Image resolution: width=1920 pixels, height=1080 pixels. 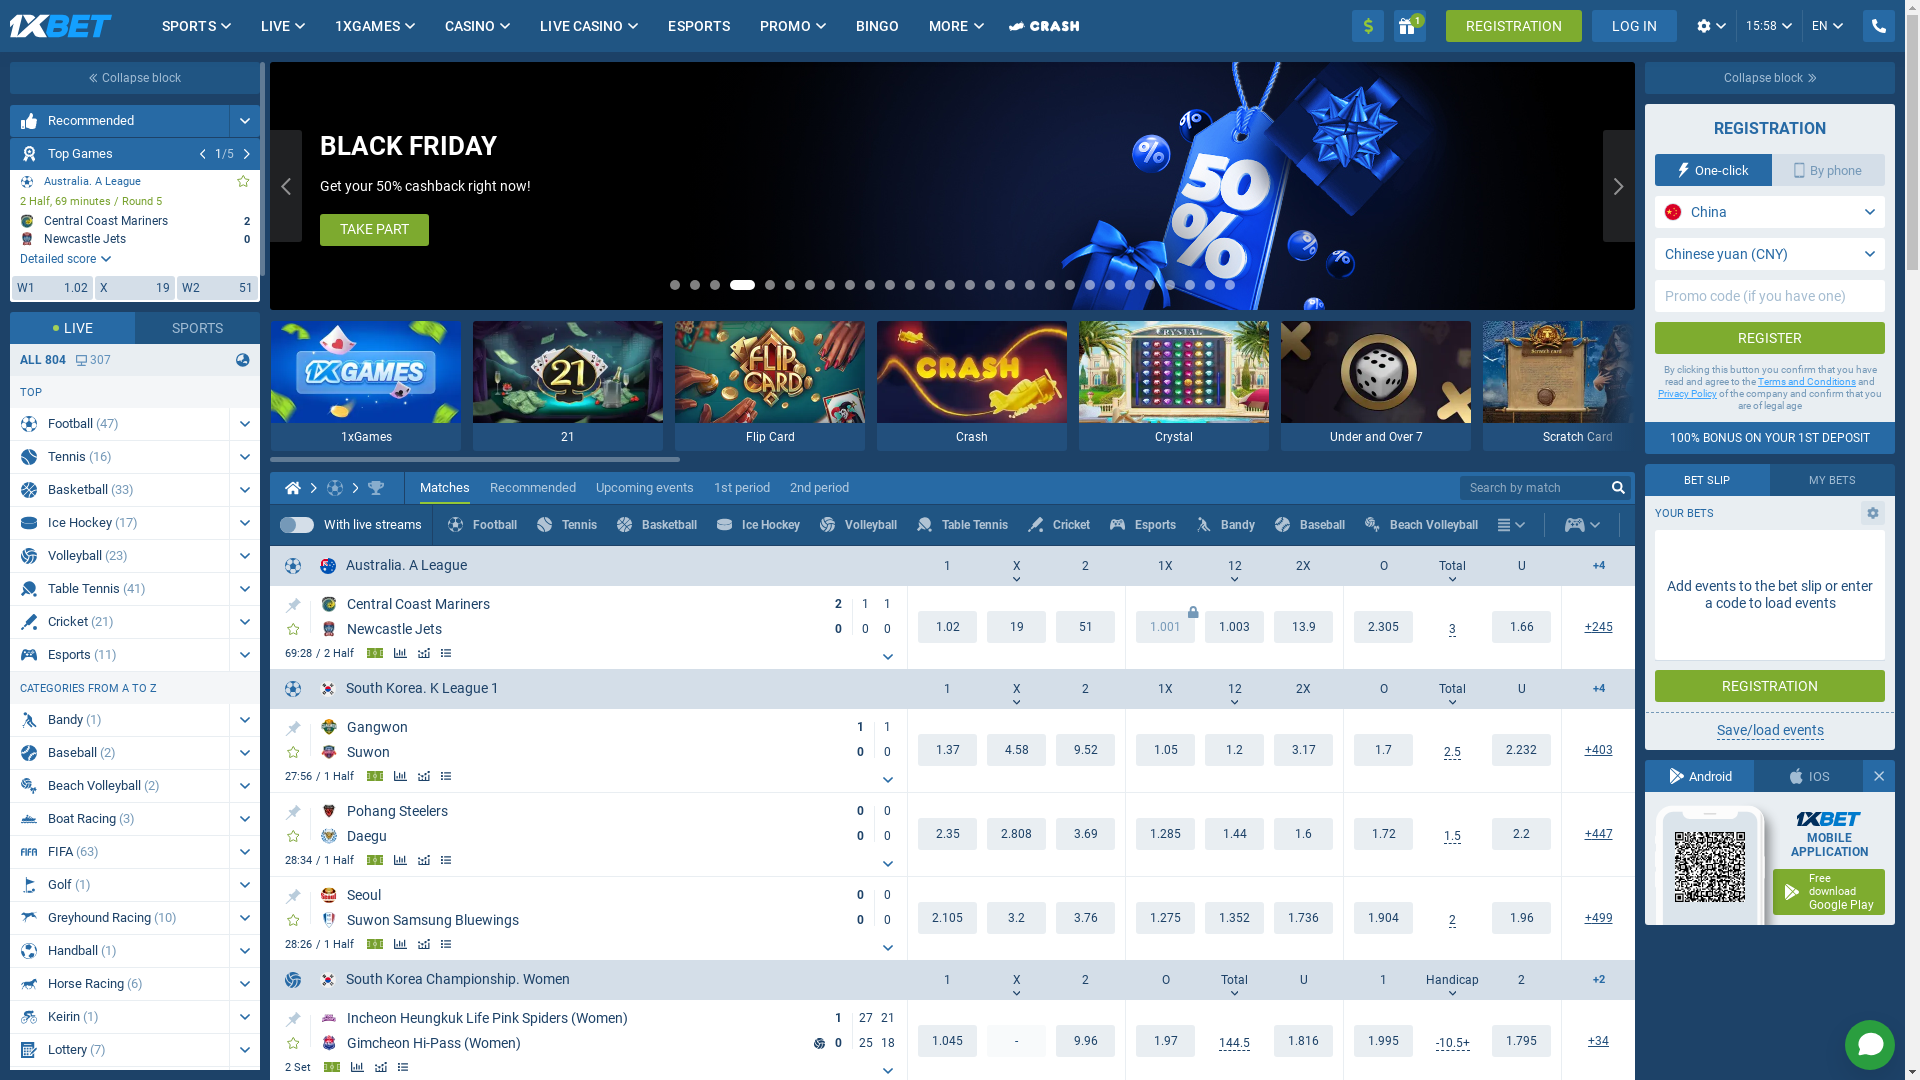 What do you see at coordinates (699, 26) in the screenshot?
I see `'ESPORTS'` at bounding box center [699, 26].